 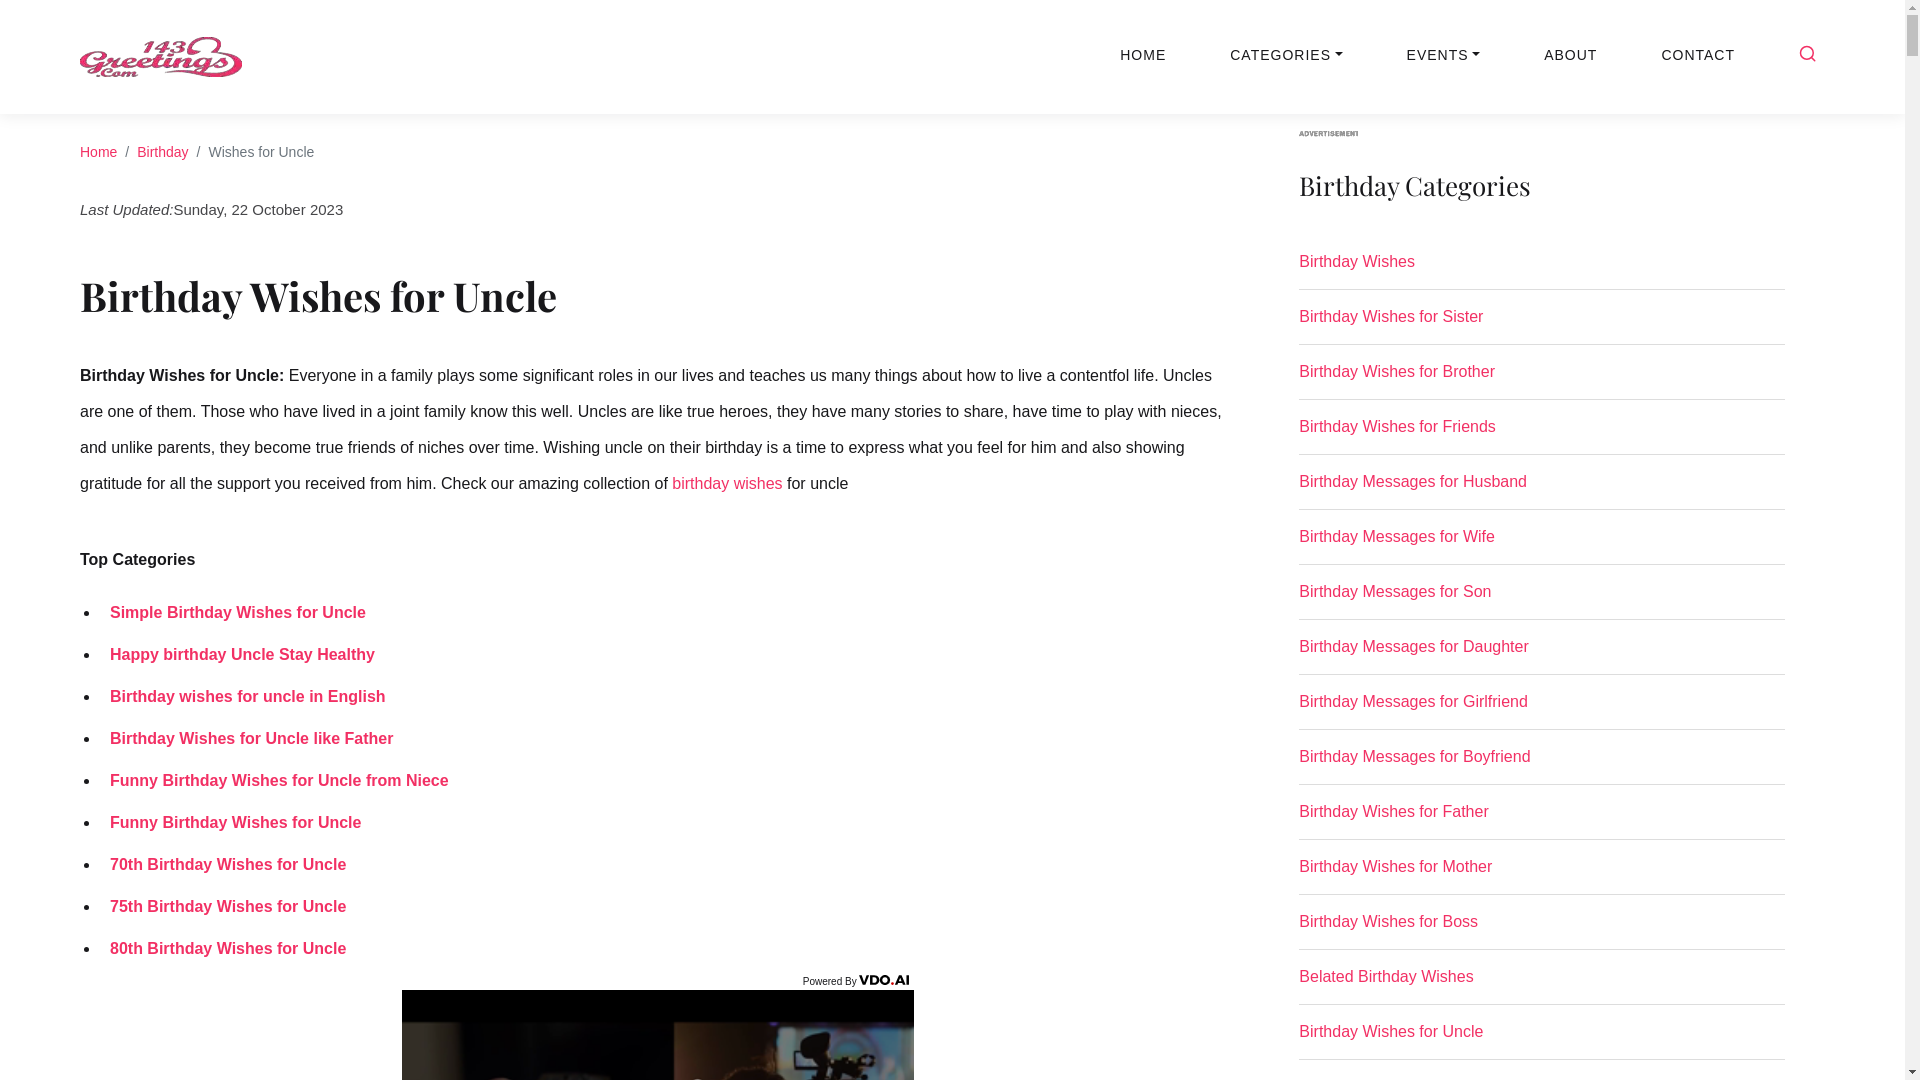 I want to click on 'CATEGORIES', so click(x=1286, y=54).